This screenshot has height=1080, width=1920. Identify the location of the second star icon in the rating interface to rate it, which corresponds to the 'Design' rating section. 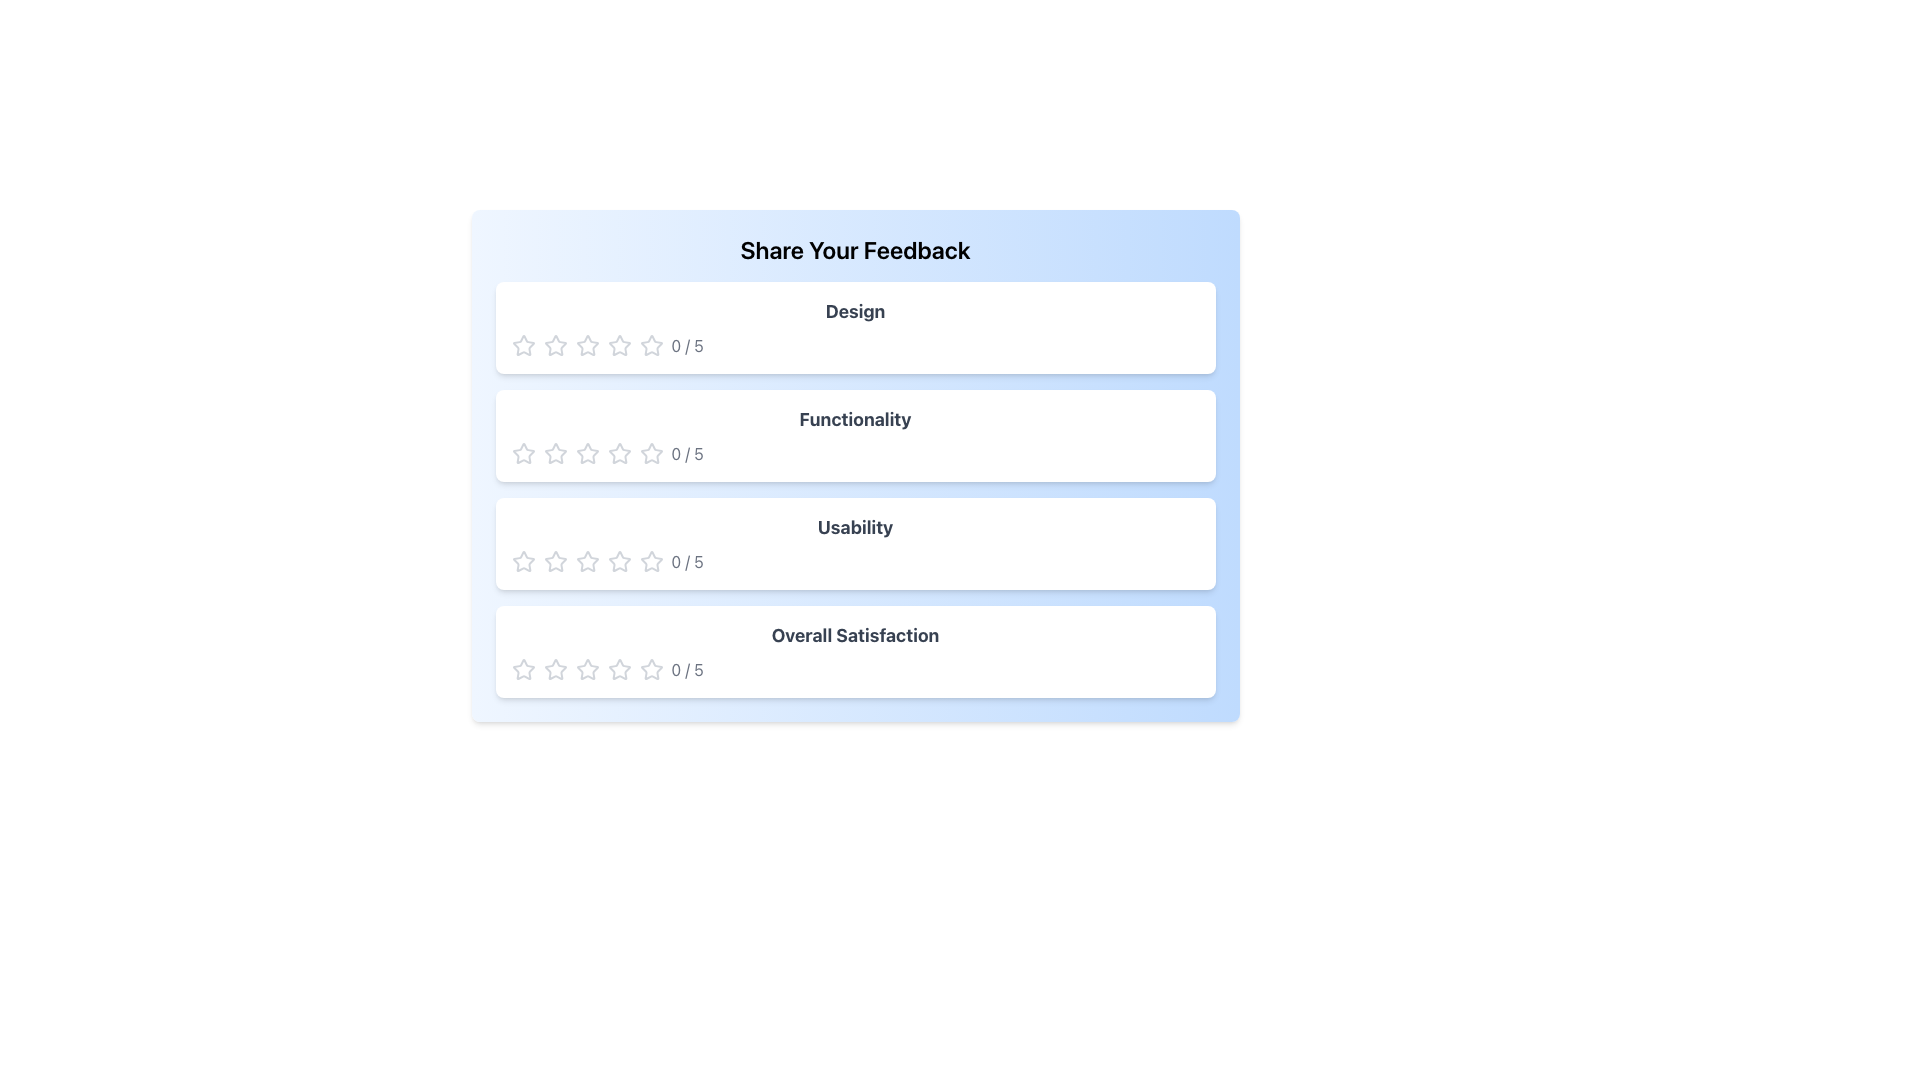
(585, 343).